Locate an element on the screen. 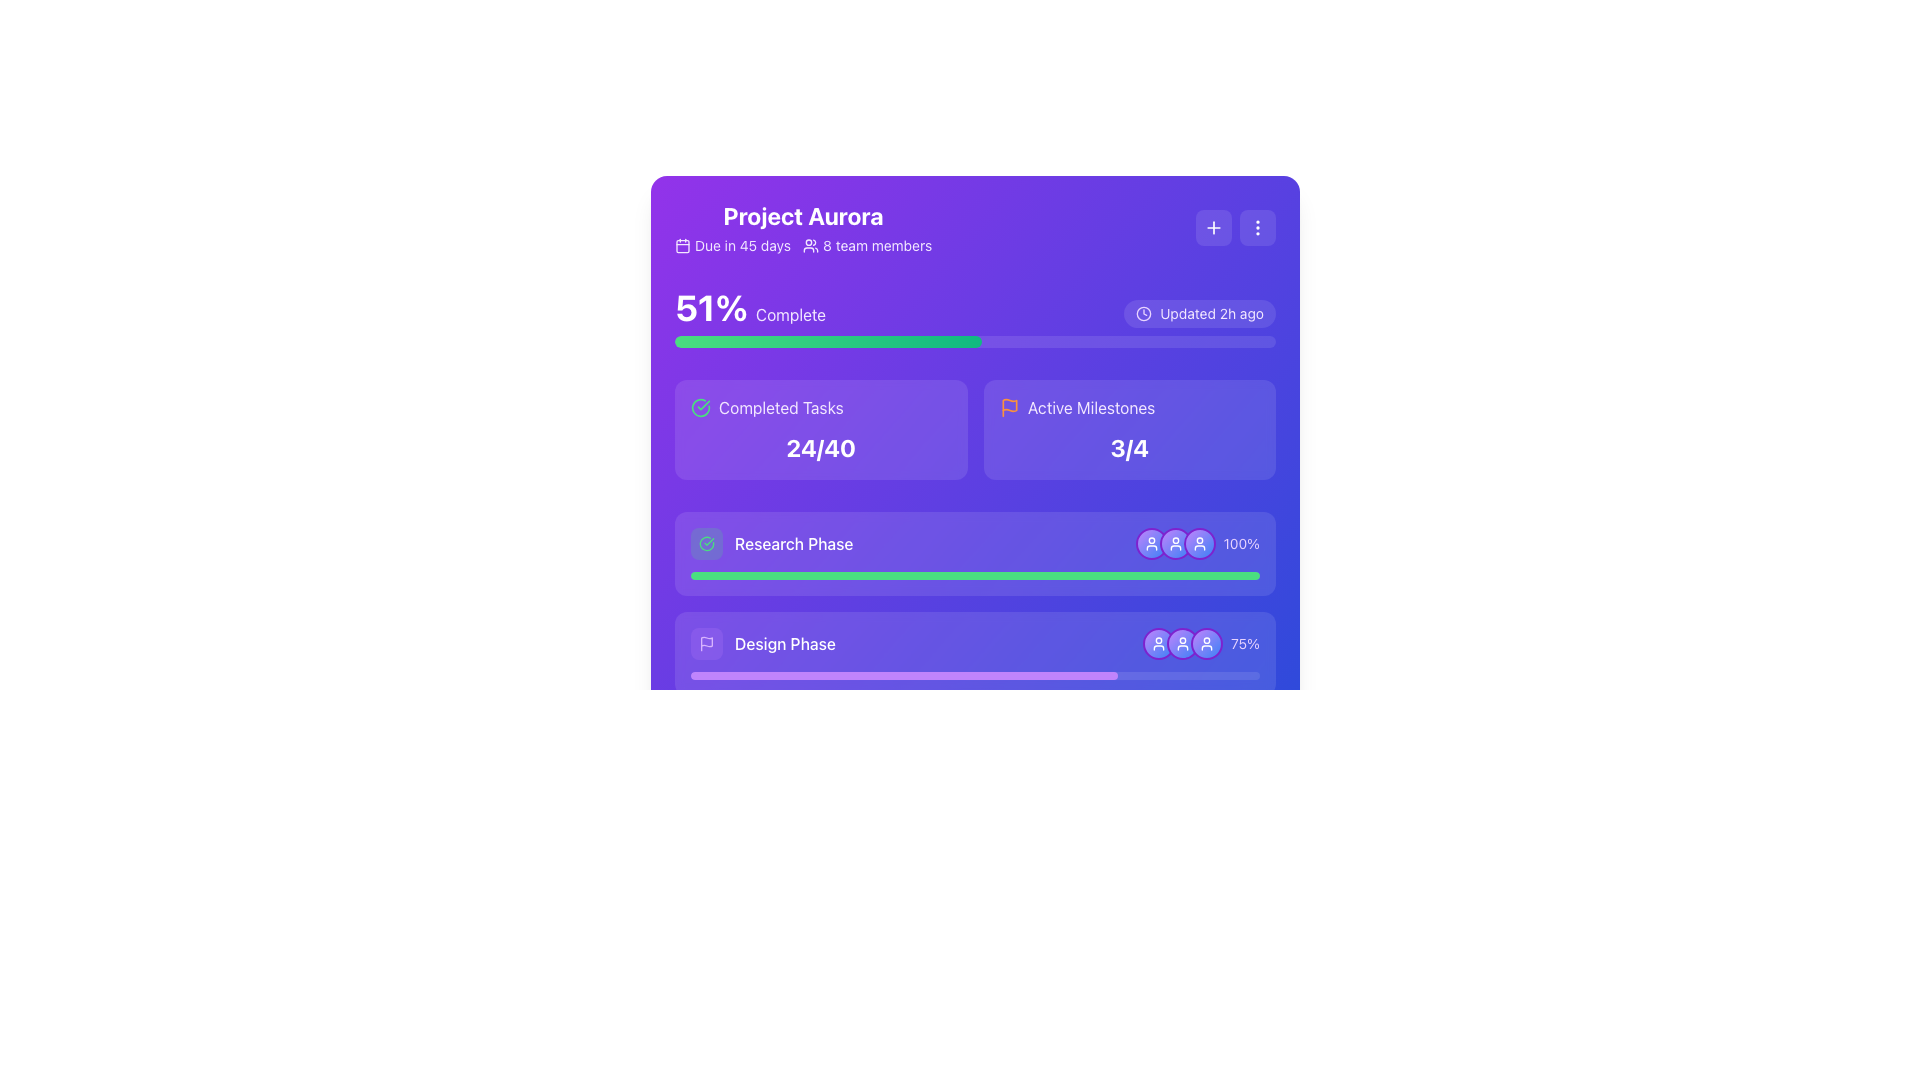 The height and width of the screenshot is (1080, 1920). displayed percentage value '100%' from the text label located in the top-right corner of the 'Research Phase' section, which is styled with a small-sized font and light purple text color is located at coordinates (1197, 543).